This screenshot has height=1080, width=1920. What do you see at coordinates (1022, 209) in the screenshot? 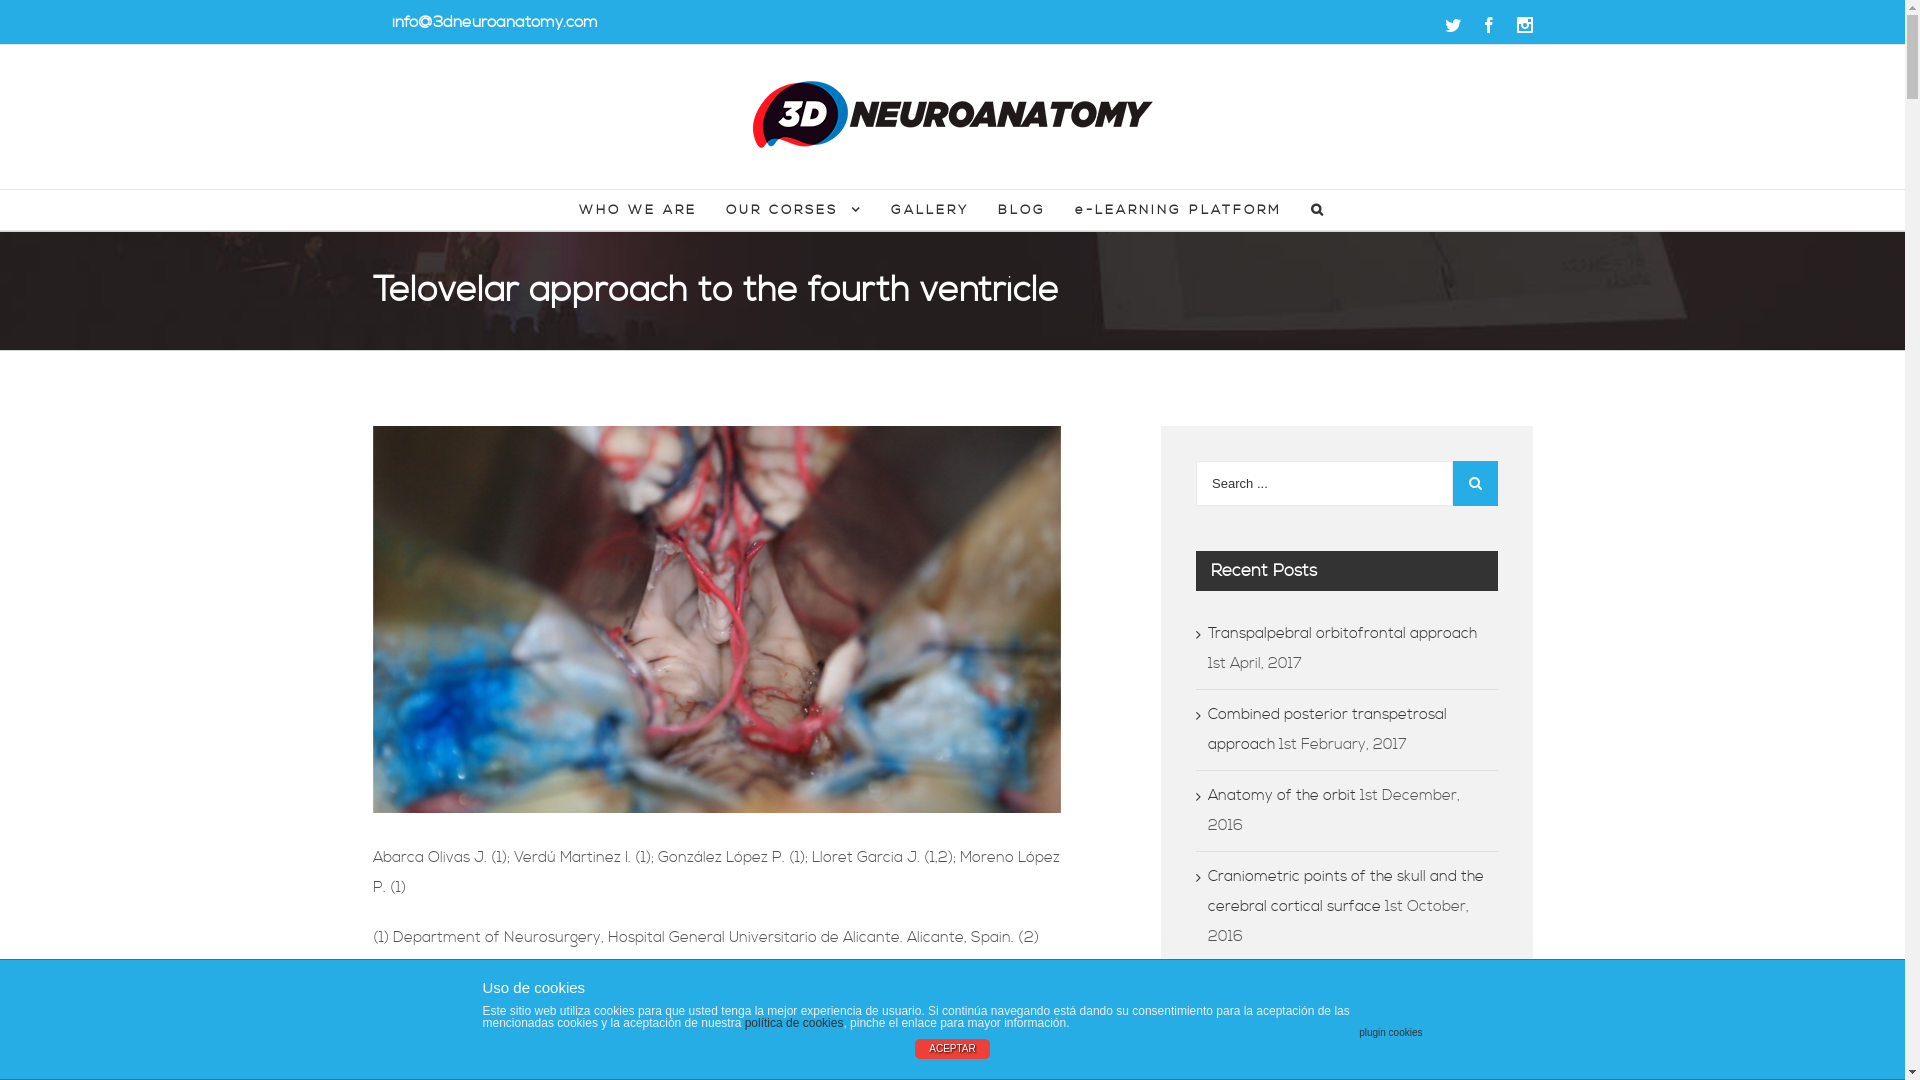
I see `'BLOG'` at bounding box center [1022, 209].